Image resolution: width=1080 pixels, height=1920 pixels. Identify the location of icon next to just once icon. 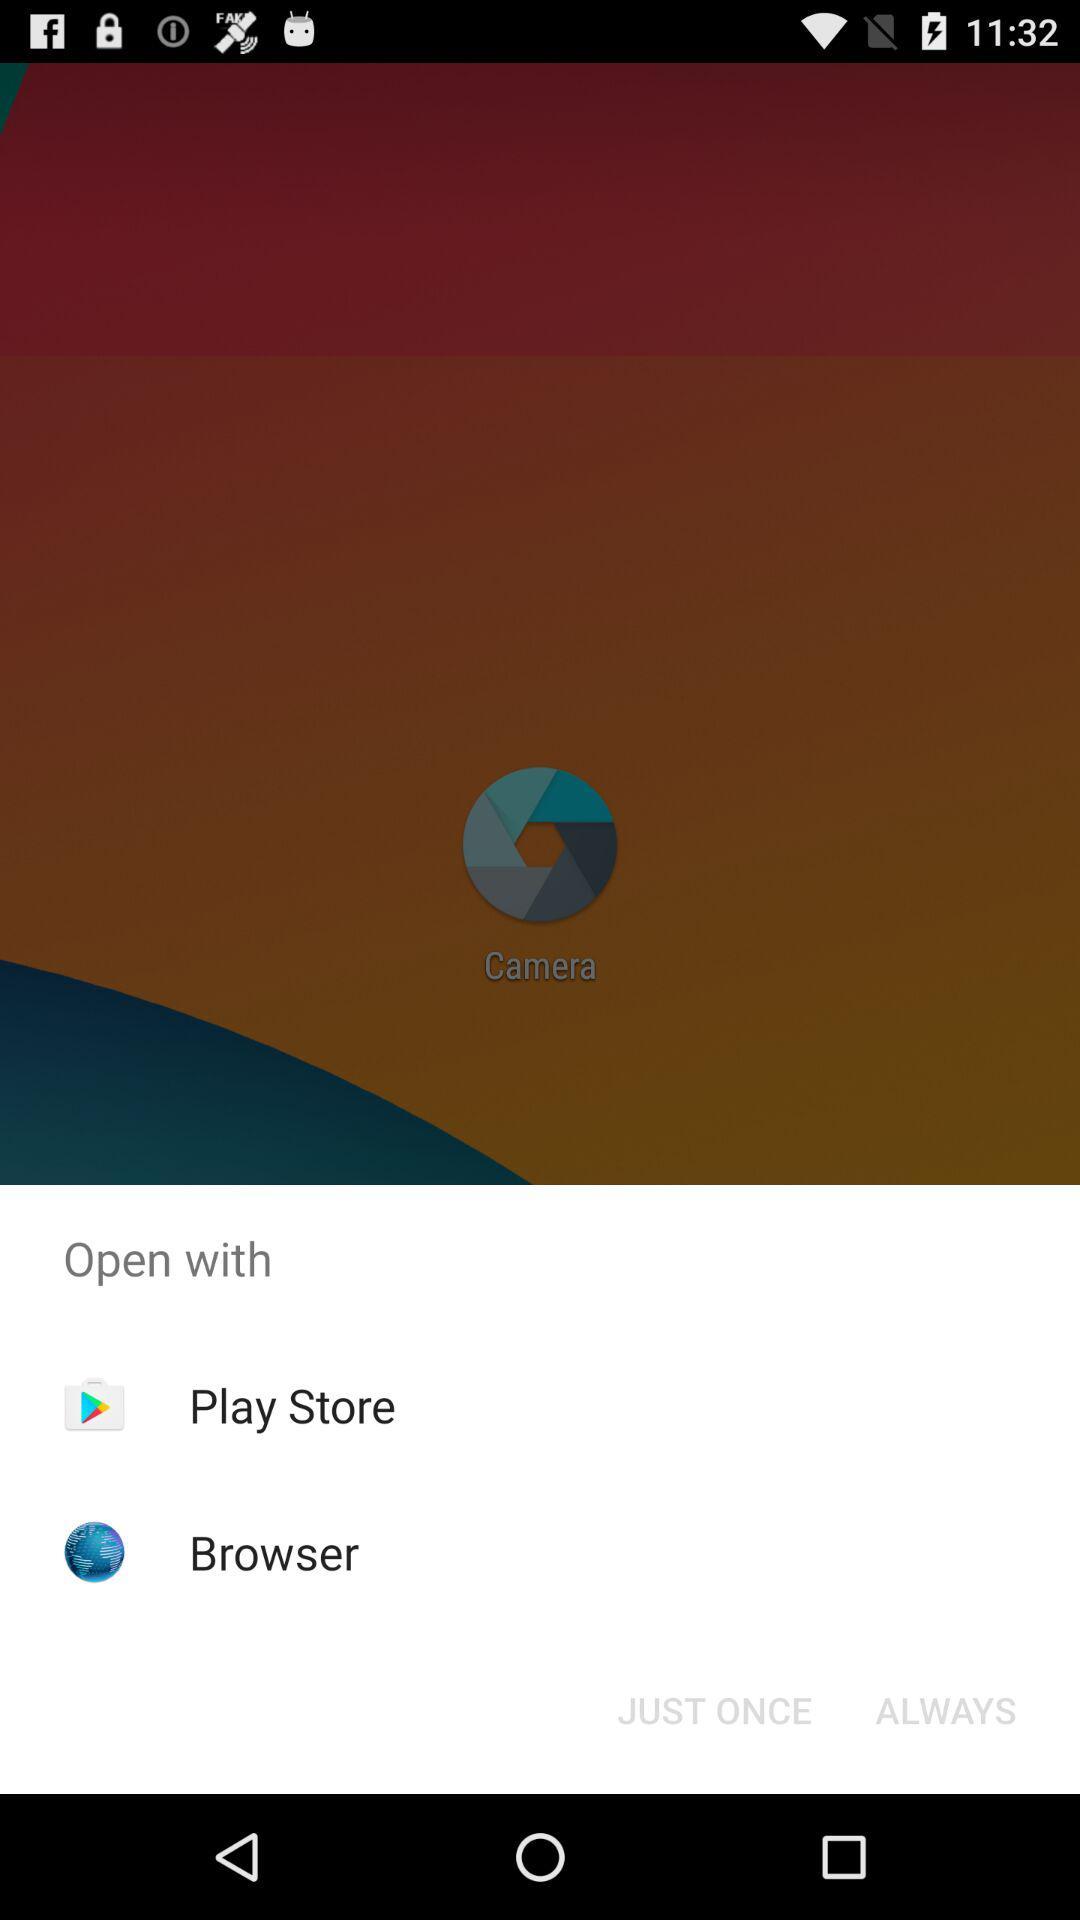
(945, 1708).